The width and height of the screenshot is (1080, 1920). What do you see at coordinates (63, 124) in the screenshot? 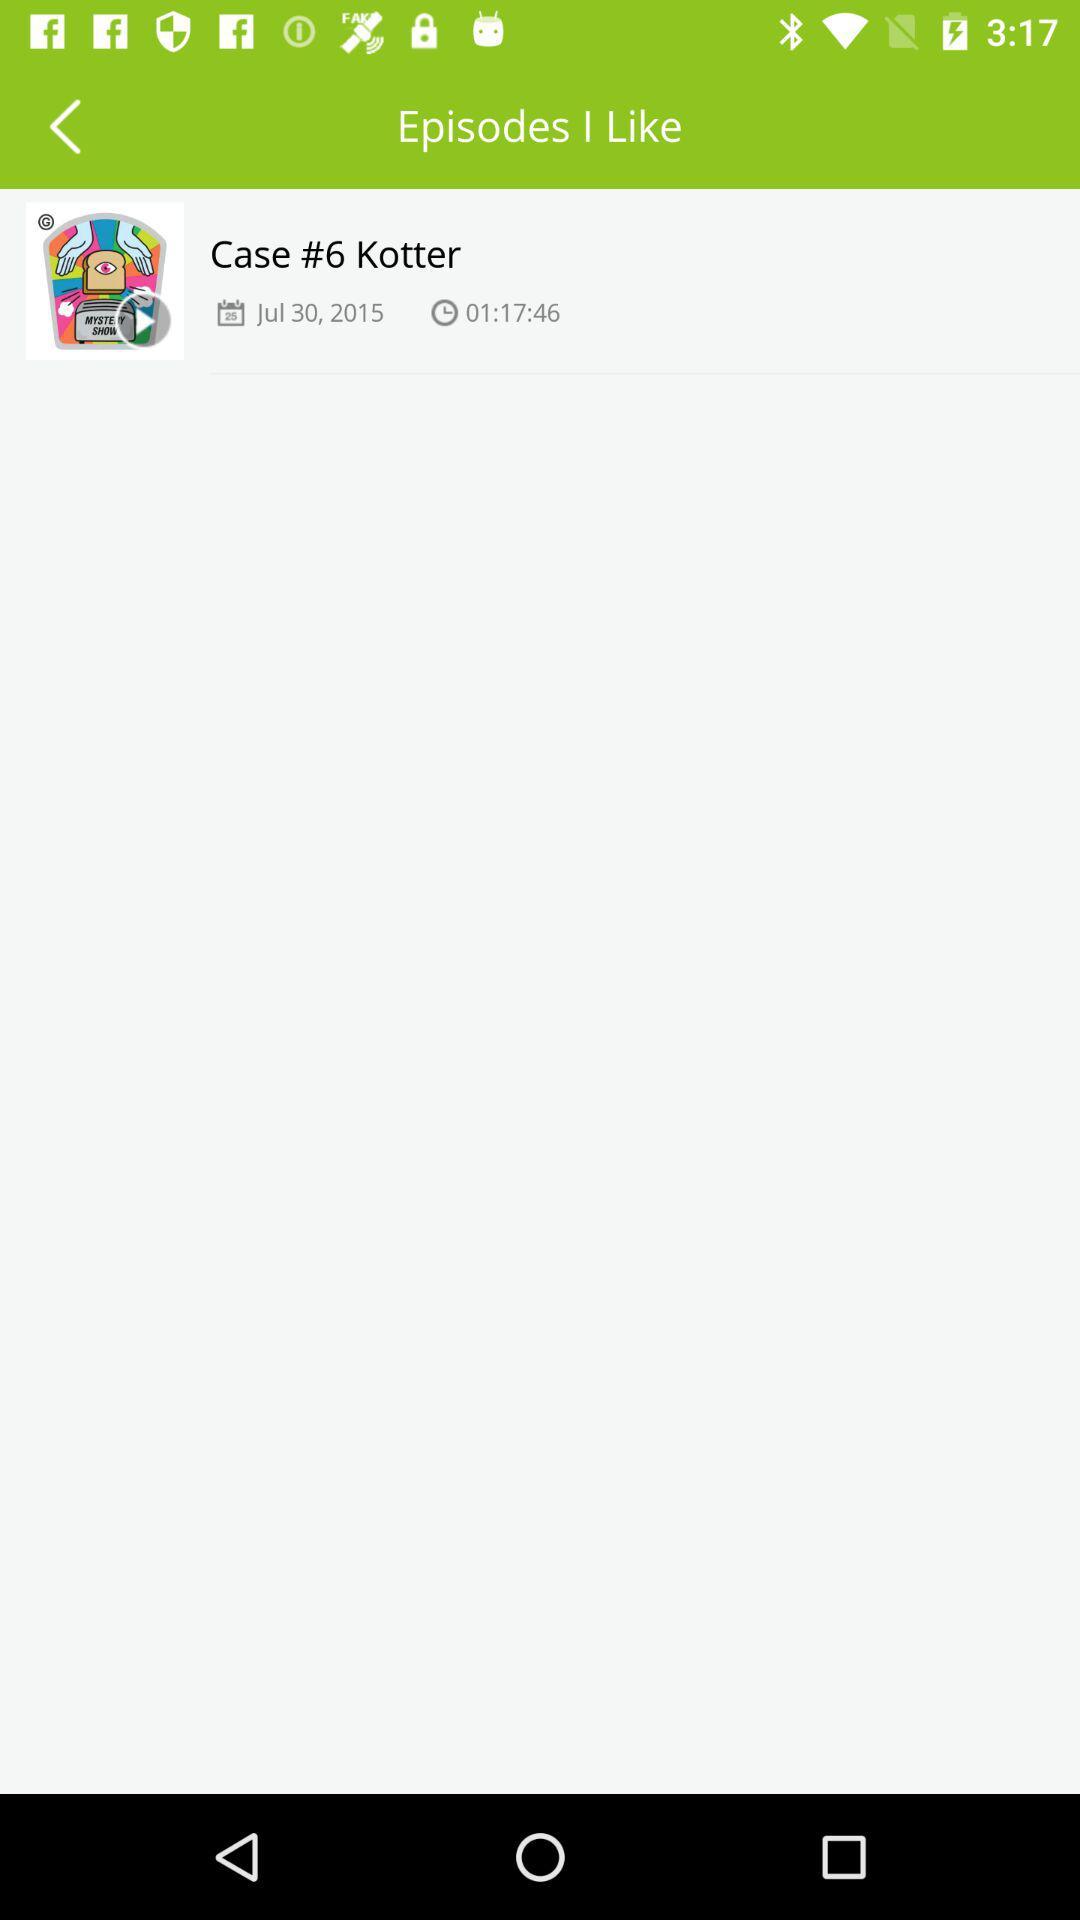
I see `the item to the left of the episodes i like icon` at bounding box center [63, 124].